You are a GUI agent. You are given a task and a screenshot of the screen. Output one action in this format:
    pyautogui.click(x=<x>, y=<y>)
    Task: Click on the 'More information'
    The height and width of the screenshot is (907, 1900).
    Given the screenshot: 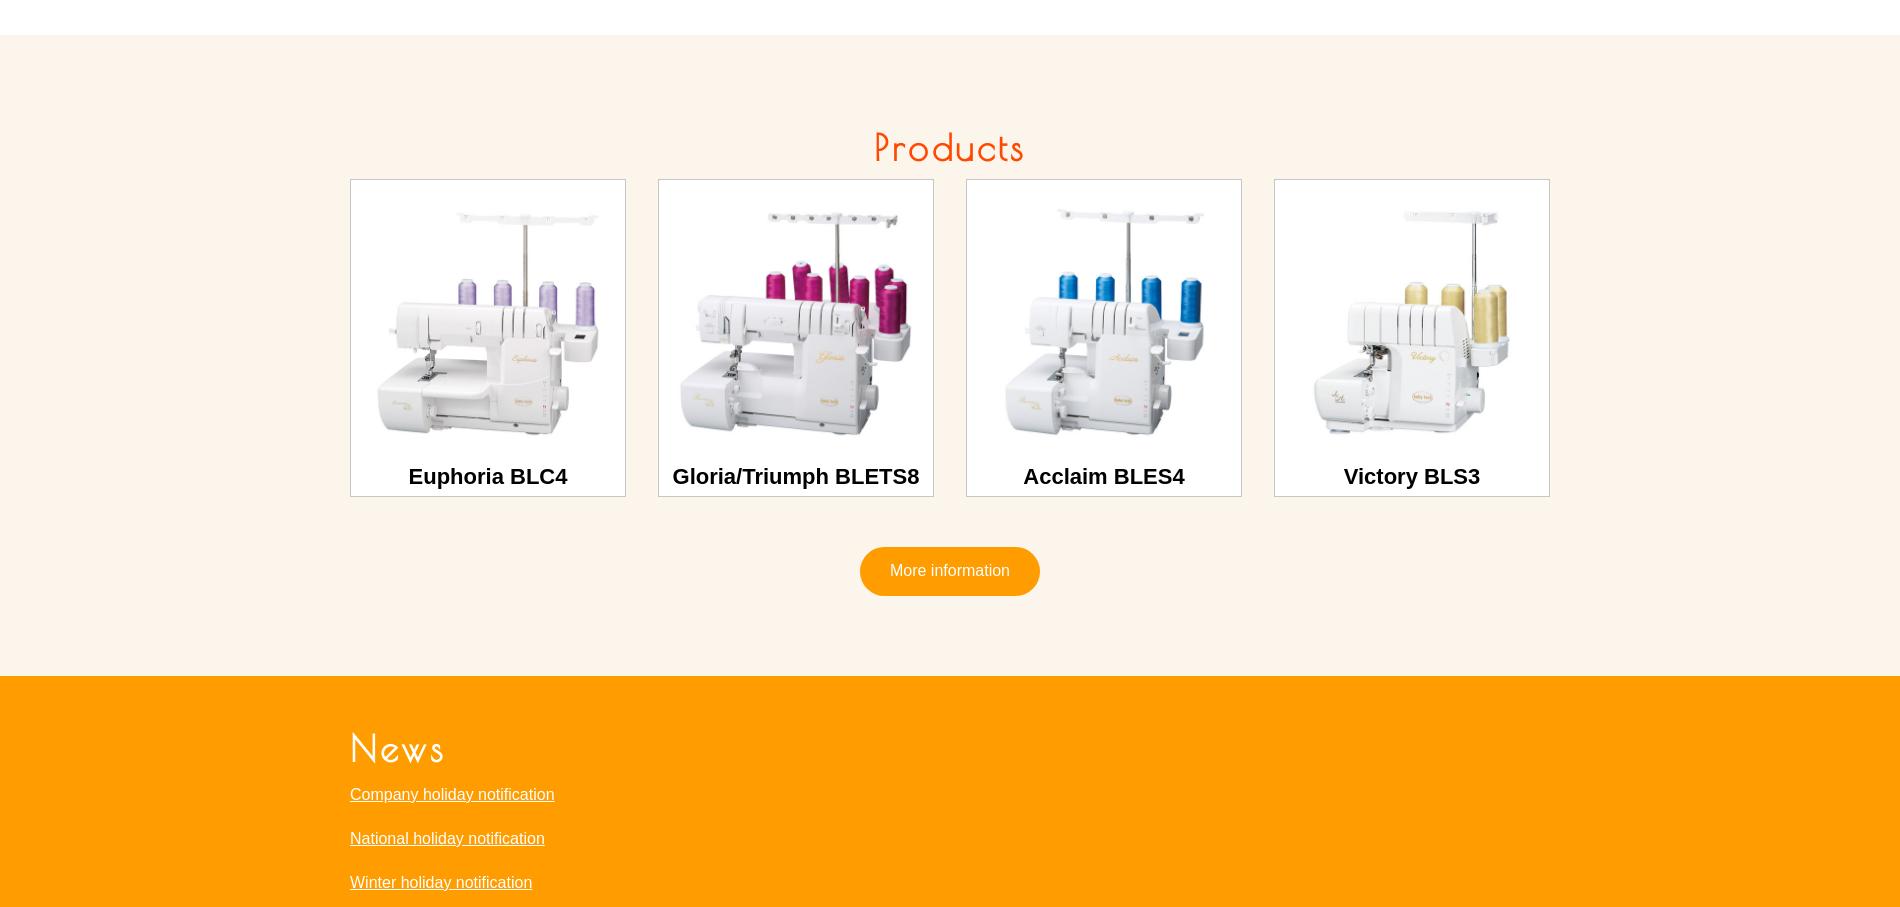 What is the action you would take?
    pyautogui.click(x=888, y=570)
    